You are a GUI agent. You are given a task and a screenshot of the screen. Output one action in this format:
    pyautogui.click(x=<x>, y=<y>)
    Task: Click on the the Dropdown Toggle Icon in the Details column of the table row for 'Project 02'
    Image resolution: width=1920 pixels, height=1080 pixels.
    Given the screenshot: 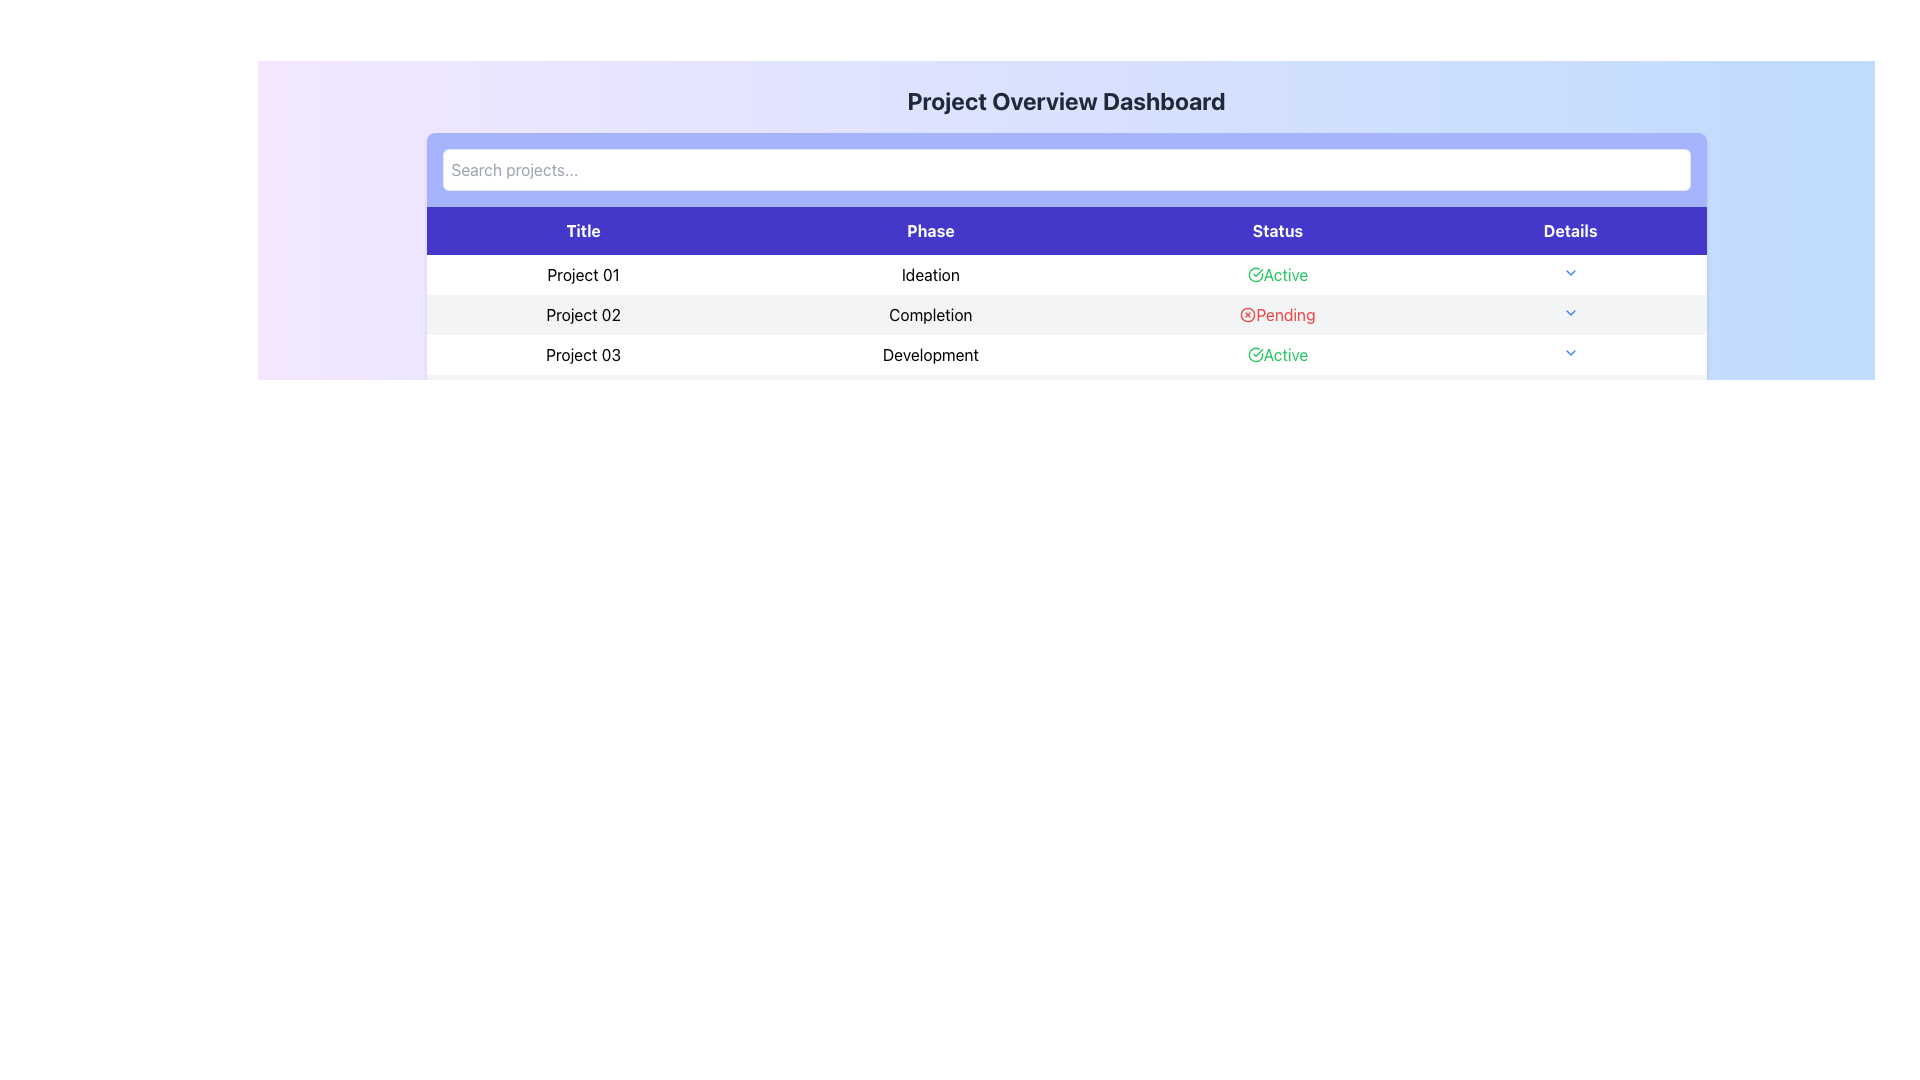 What is the action you would take?
    pyautogui.click(x=1569, y=315)
    